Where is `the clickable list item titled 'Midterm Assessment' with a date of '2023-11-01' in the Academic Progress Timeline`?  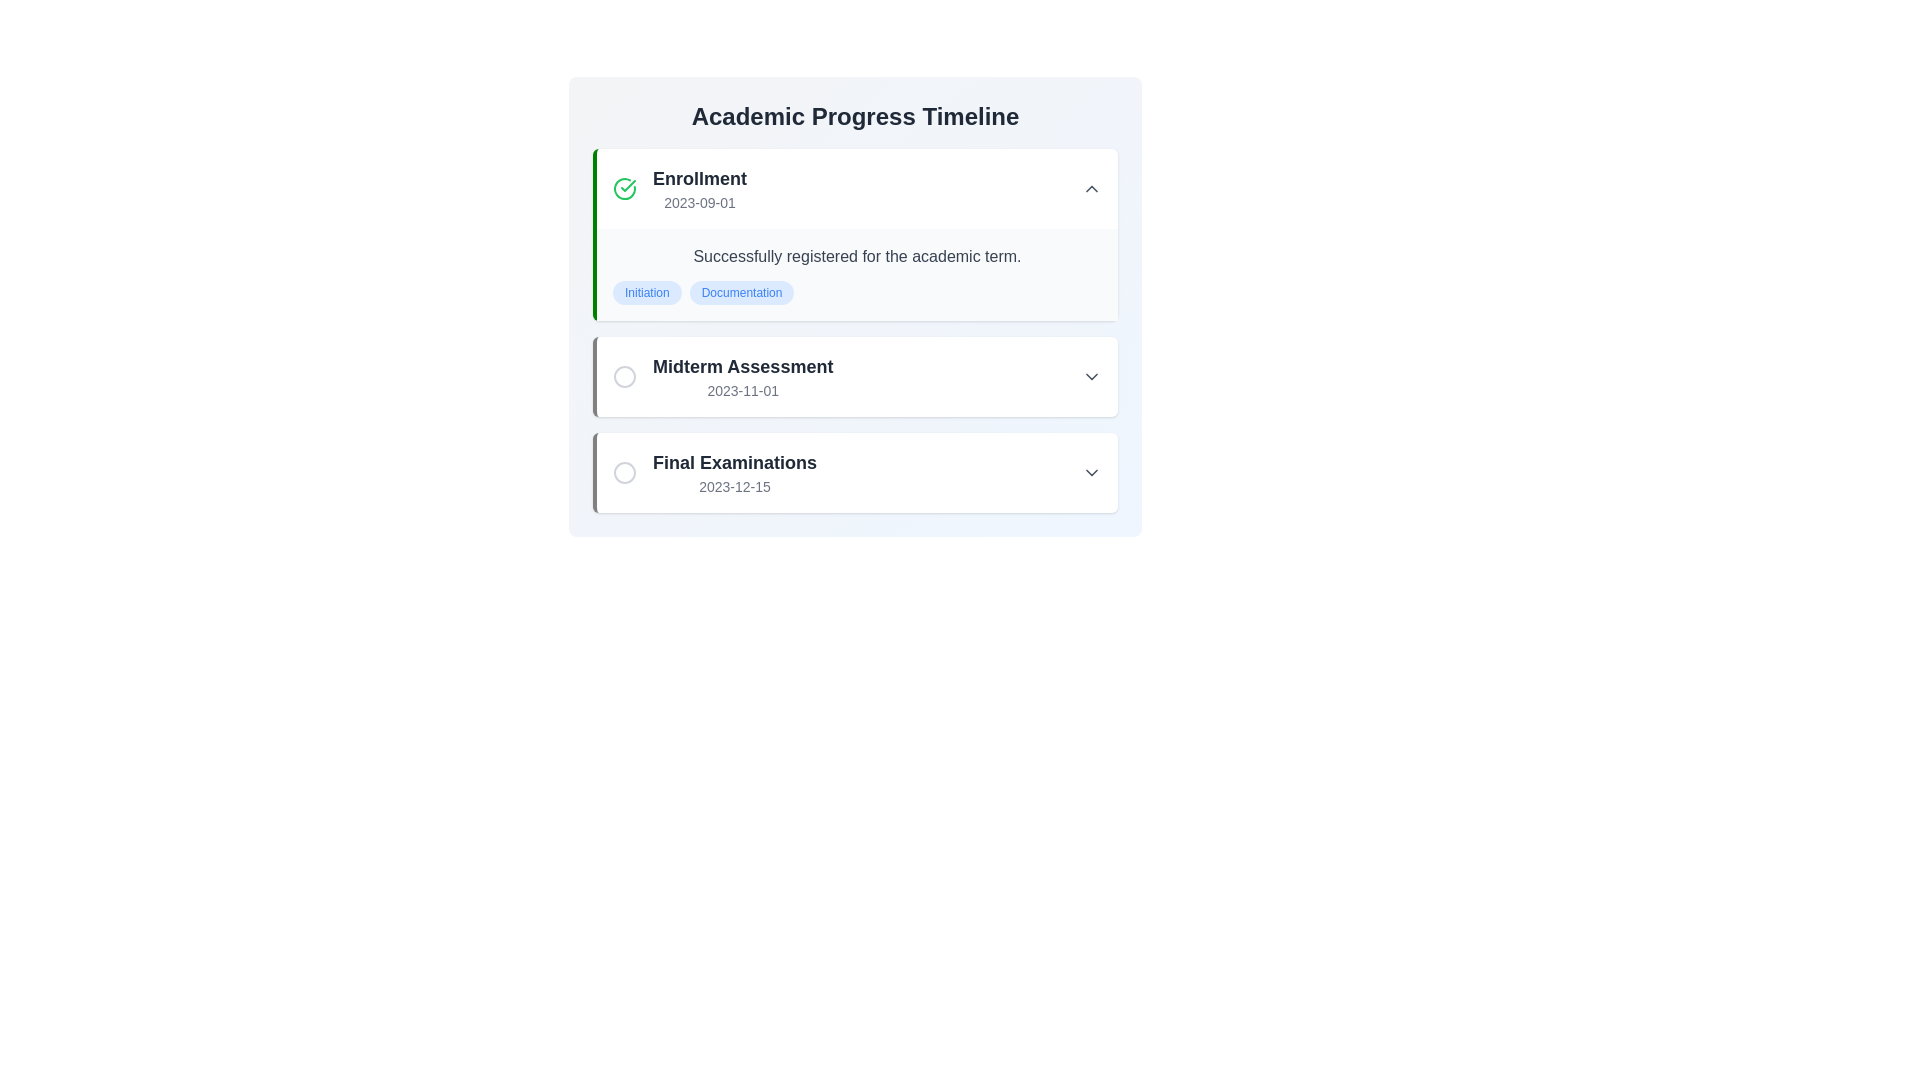 the clickable list item titled 'Midterm Assessment' with a date of '2023-11-01' in the Academic Progress Timeline is located at coordinates (722, 377).